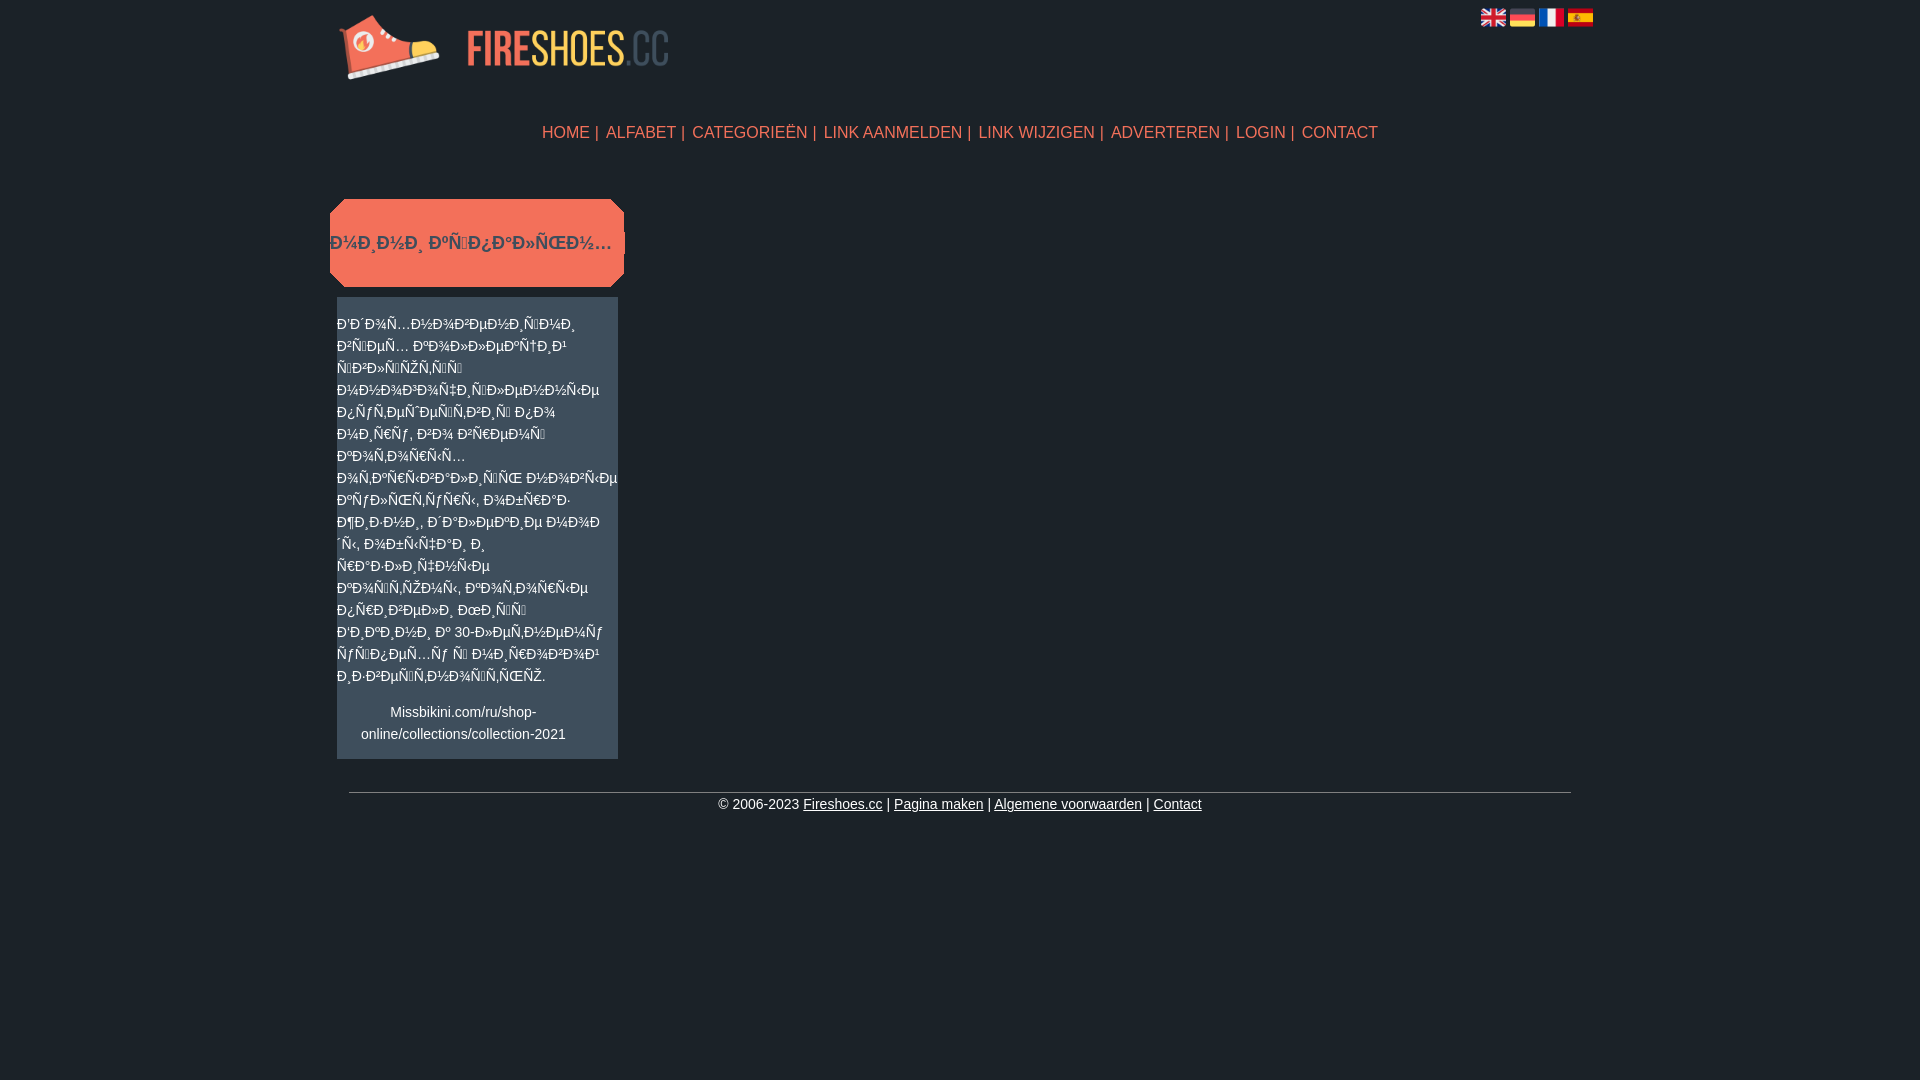  I want to click on 'Missbikini.com/ru/shop-online/collections/collection-2021', so click(462, 722).